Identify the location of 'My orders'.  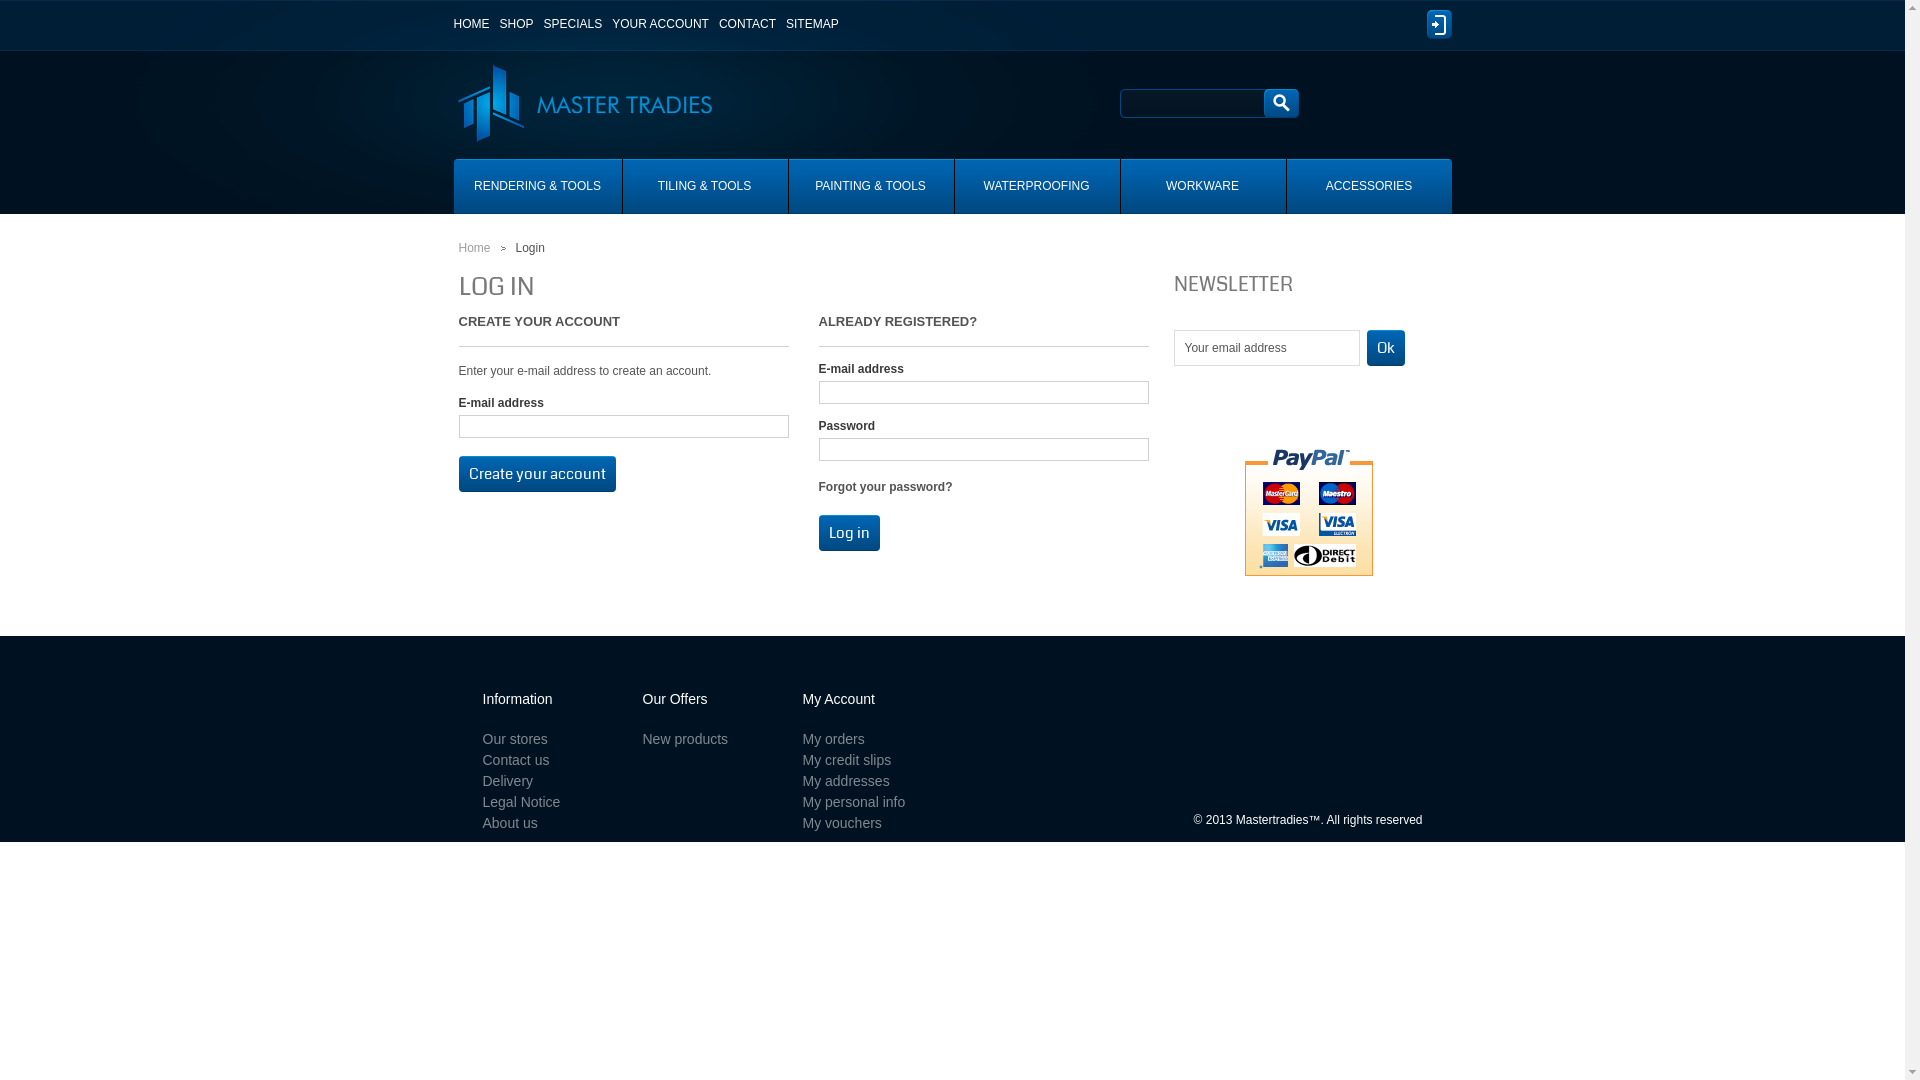
(833, 739).